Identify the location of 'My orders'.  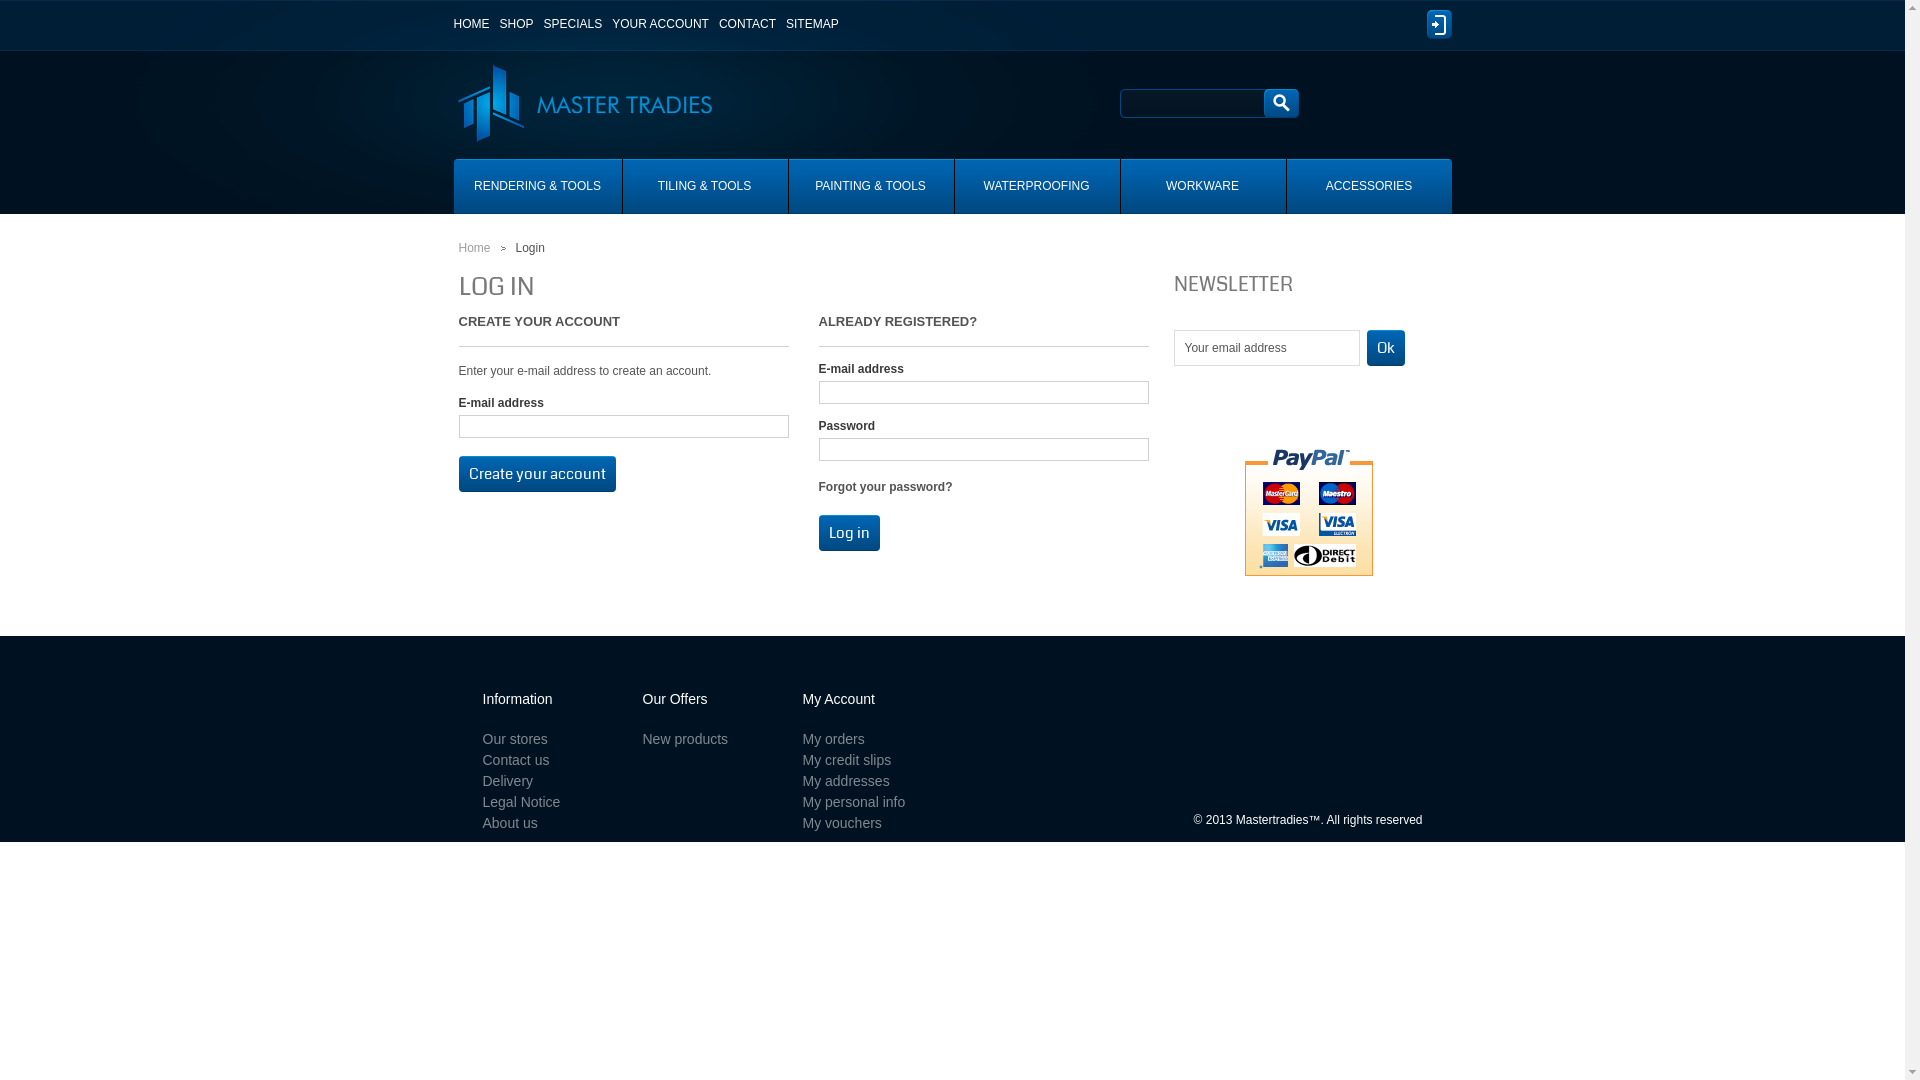
(833, 739).